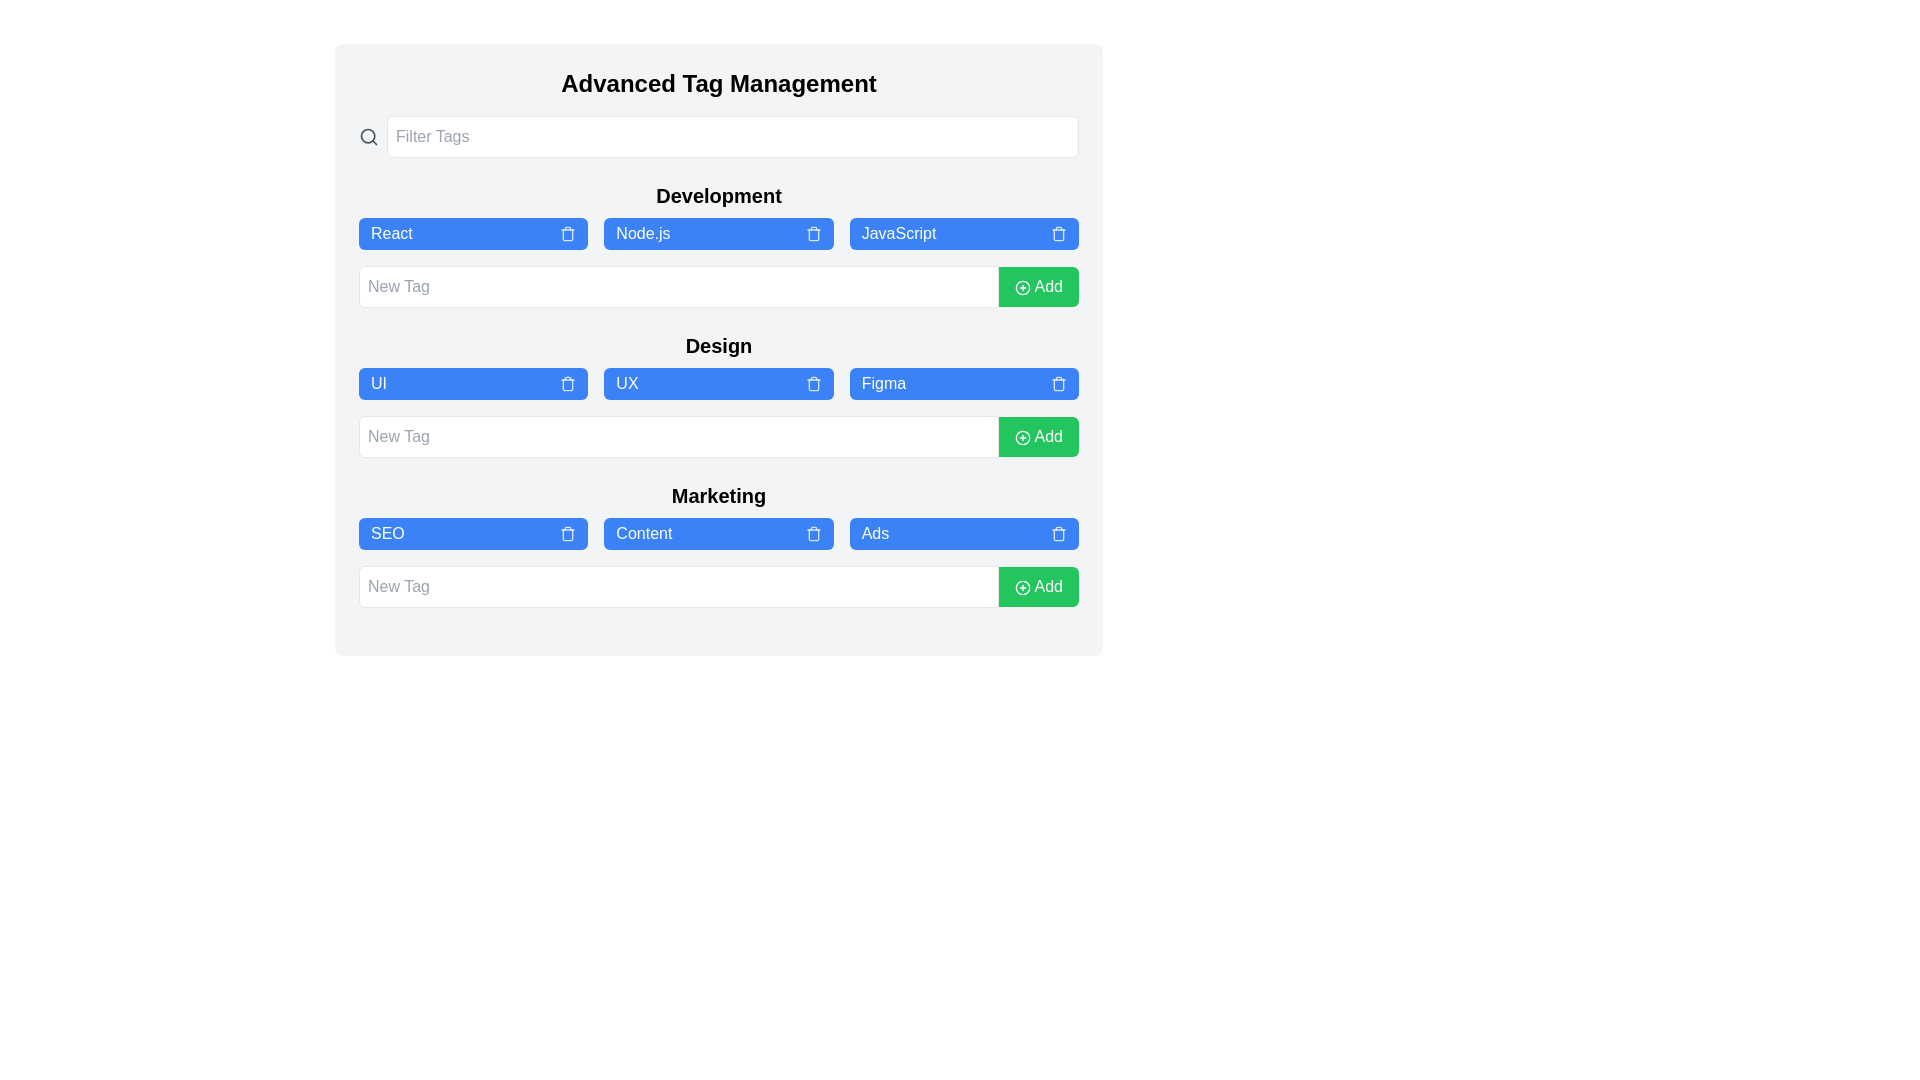  I want to click on the circular graphic element inside the 'Add' button in the 'Development' section, styled with green and white tones, so click(1022, 287).